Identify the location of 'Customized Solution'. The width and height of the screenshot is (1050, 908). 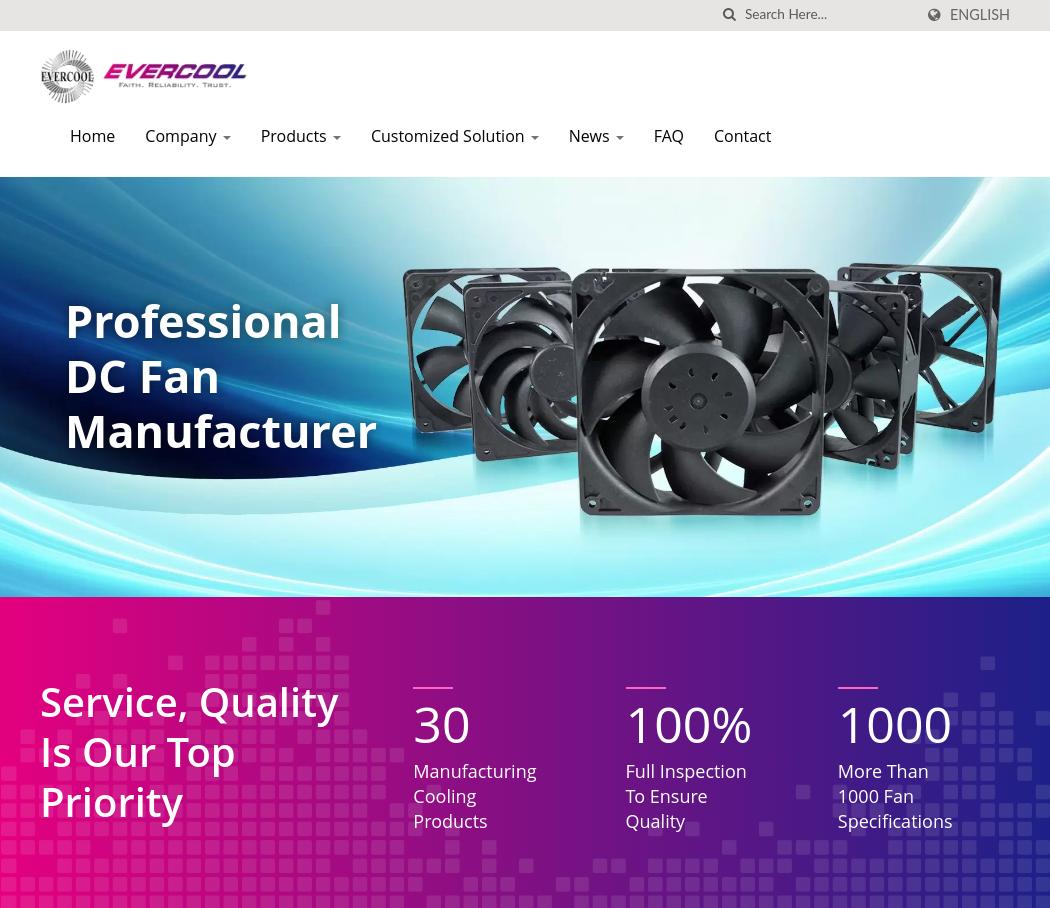
(369, 136).